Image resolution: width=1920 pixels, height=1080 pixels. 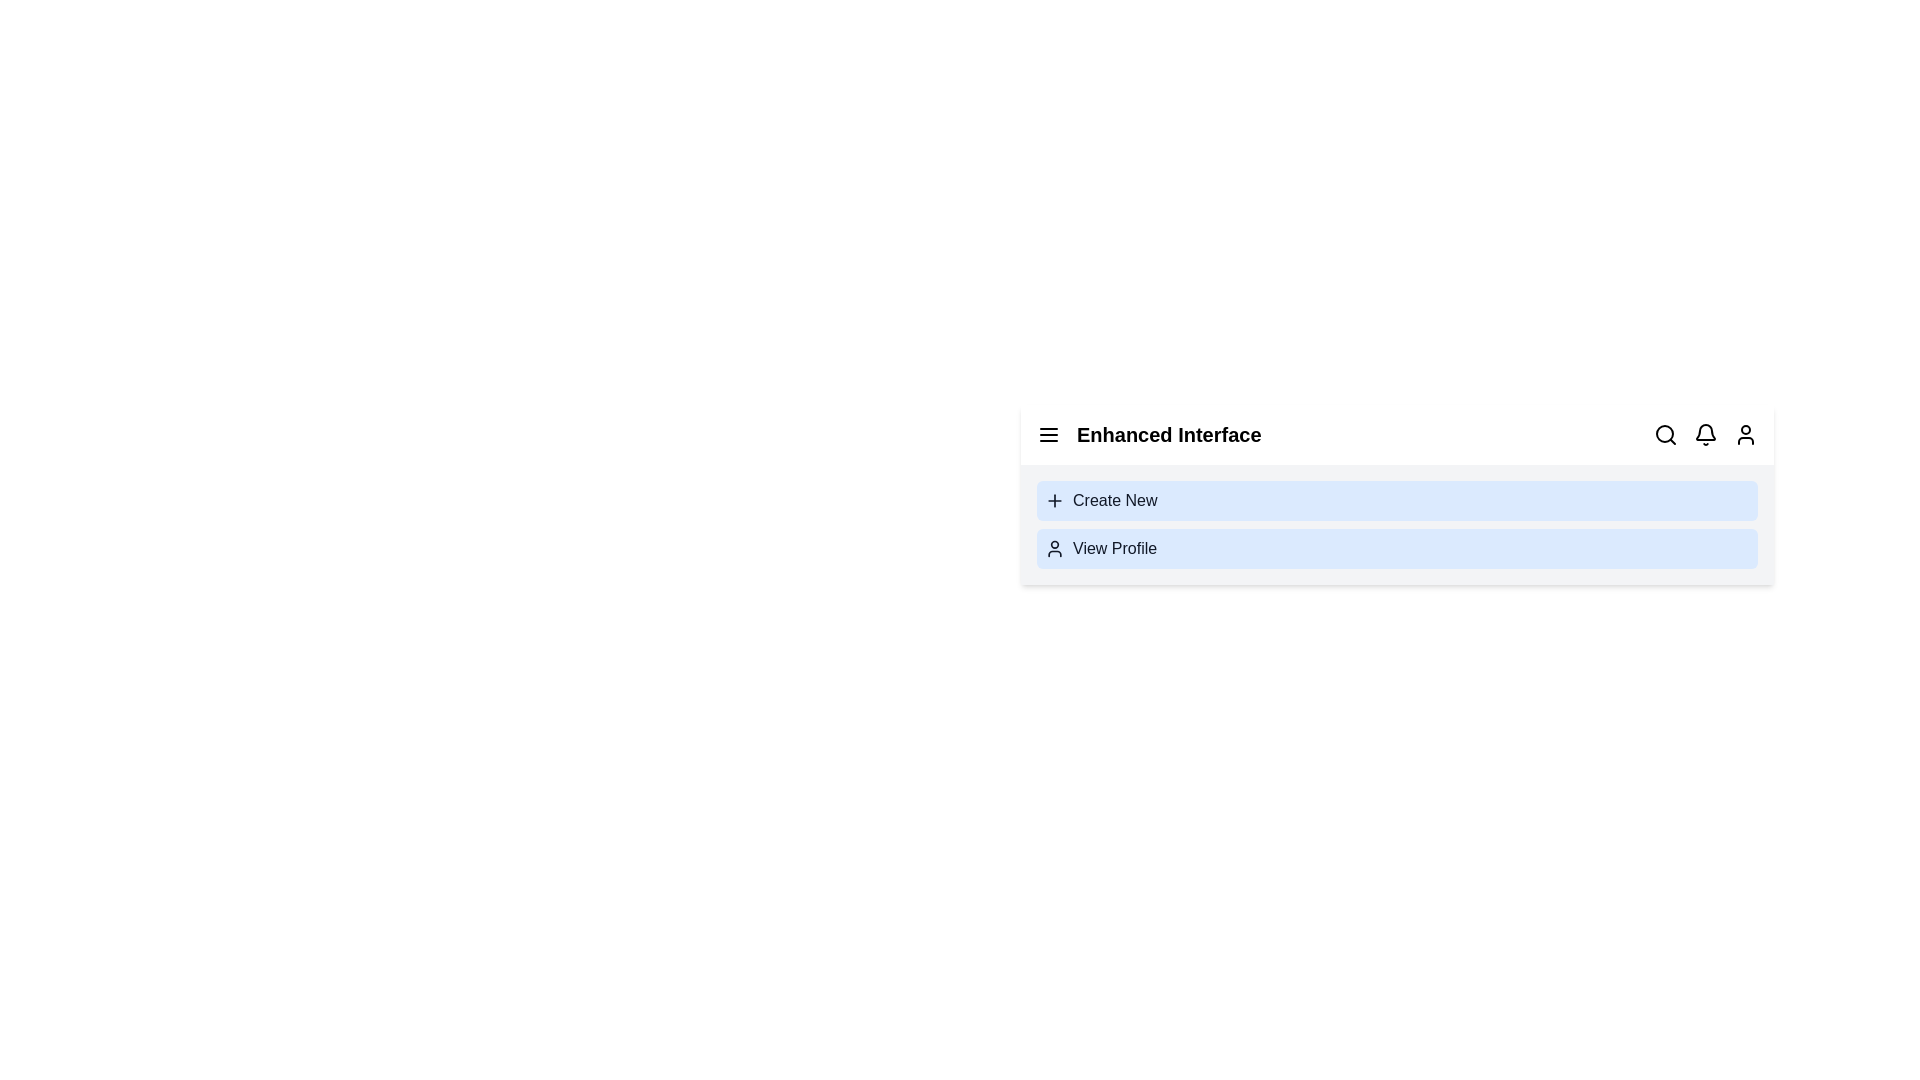 I want to click on the menu icon to toggle the dropdown menu, so click(x=1048, y=434).